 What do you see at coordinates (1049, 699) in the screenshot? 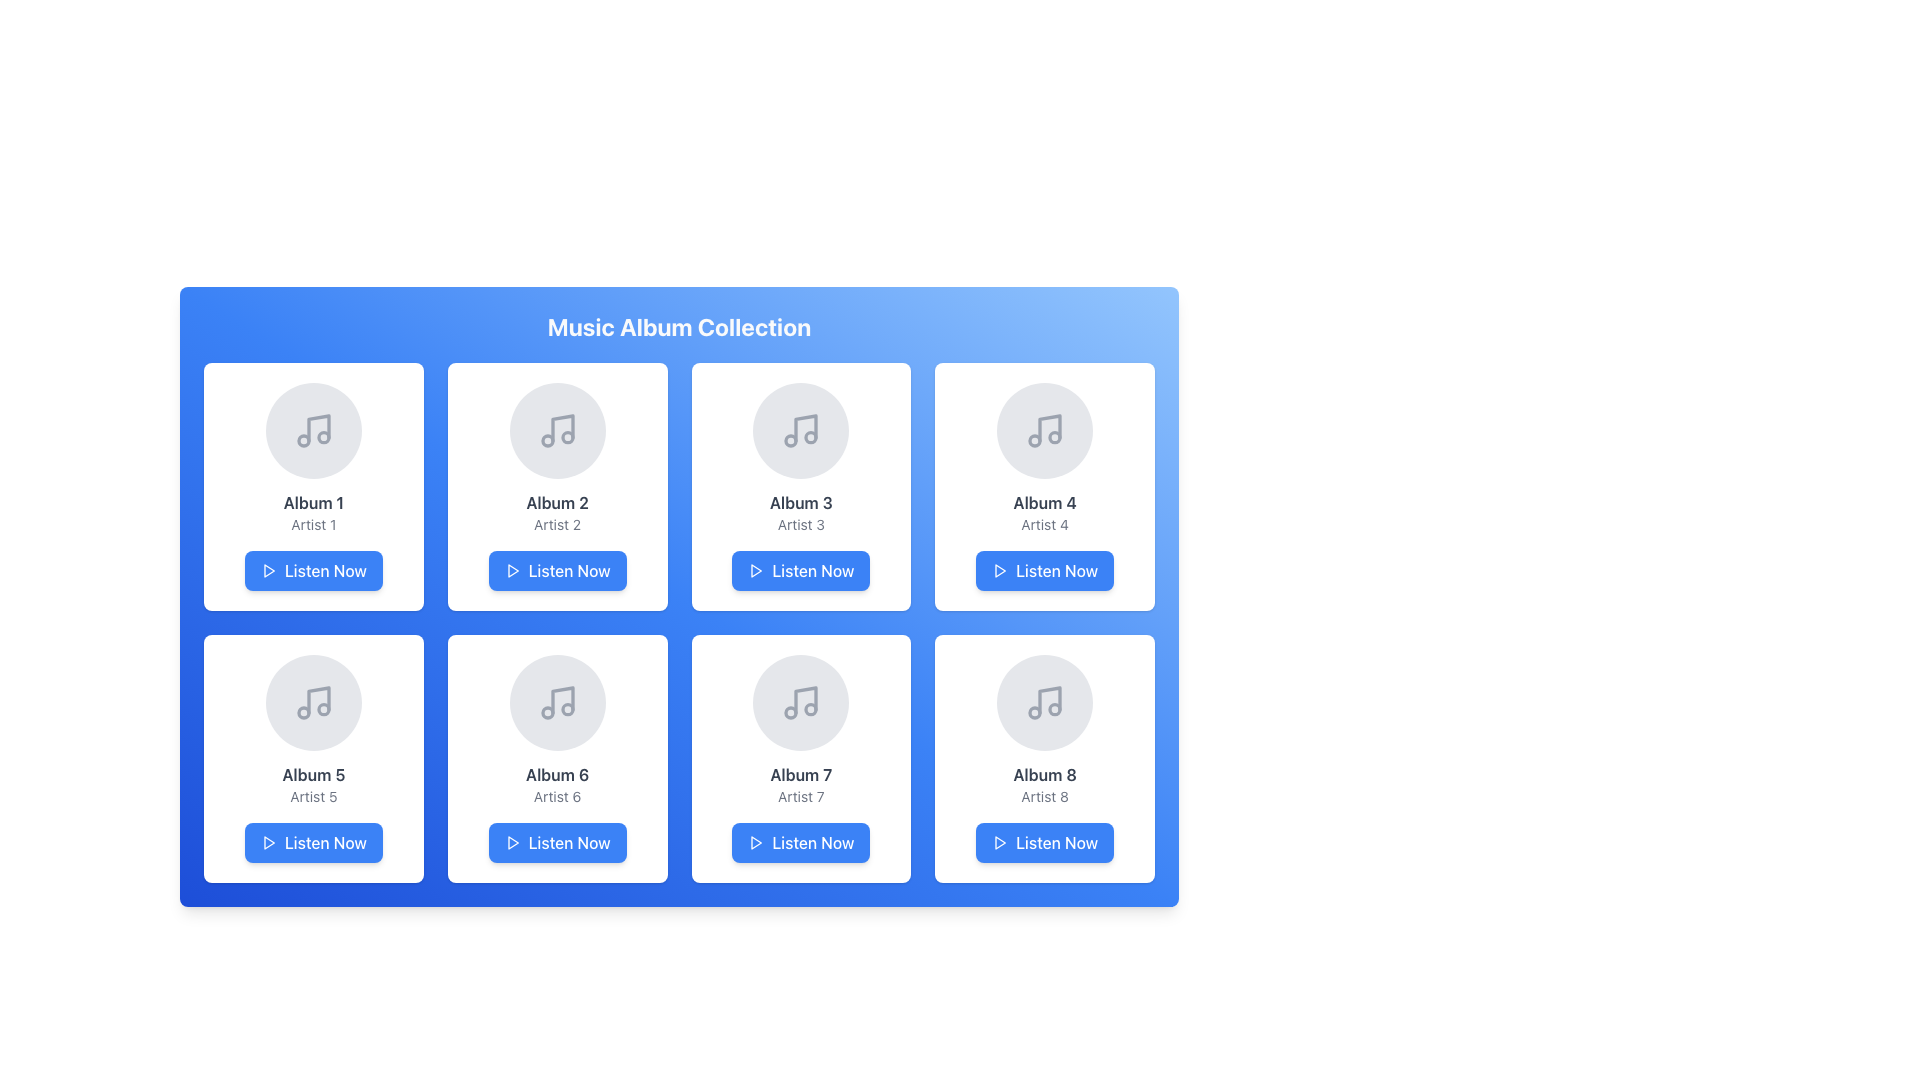
I see `the thin, vertical line segment resembling the stem of a musical note located in the lower-right corner of the circular music note icon within the eighth album card` at bounding box center [1049, 699].